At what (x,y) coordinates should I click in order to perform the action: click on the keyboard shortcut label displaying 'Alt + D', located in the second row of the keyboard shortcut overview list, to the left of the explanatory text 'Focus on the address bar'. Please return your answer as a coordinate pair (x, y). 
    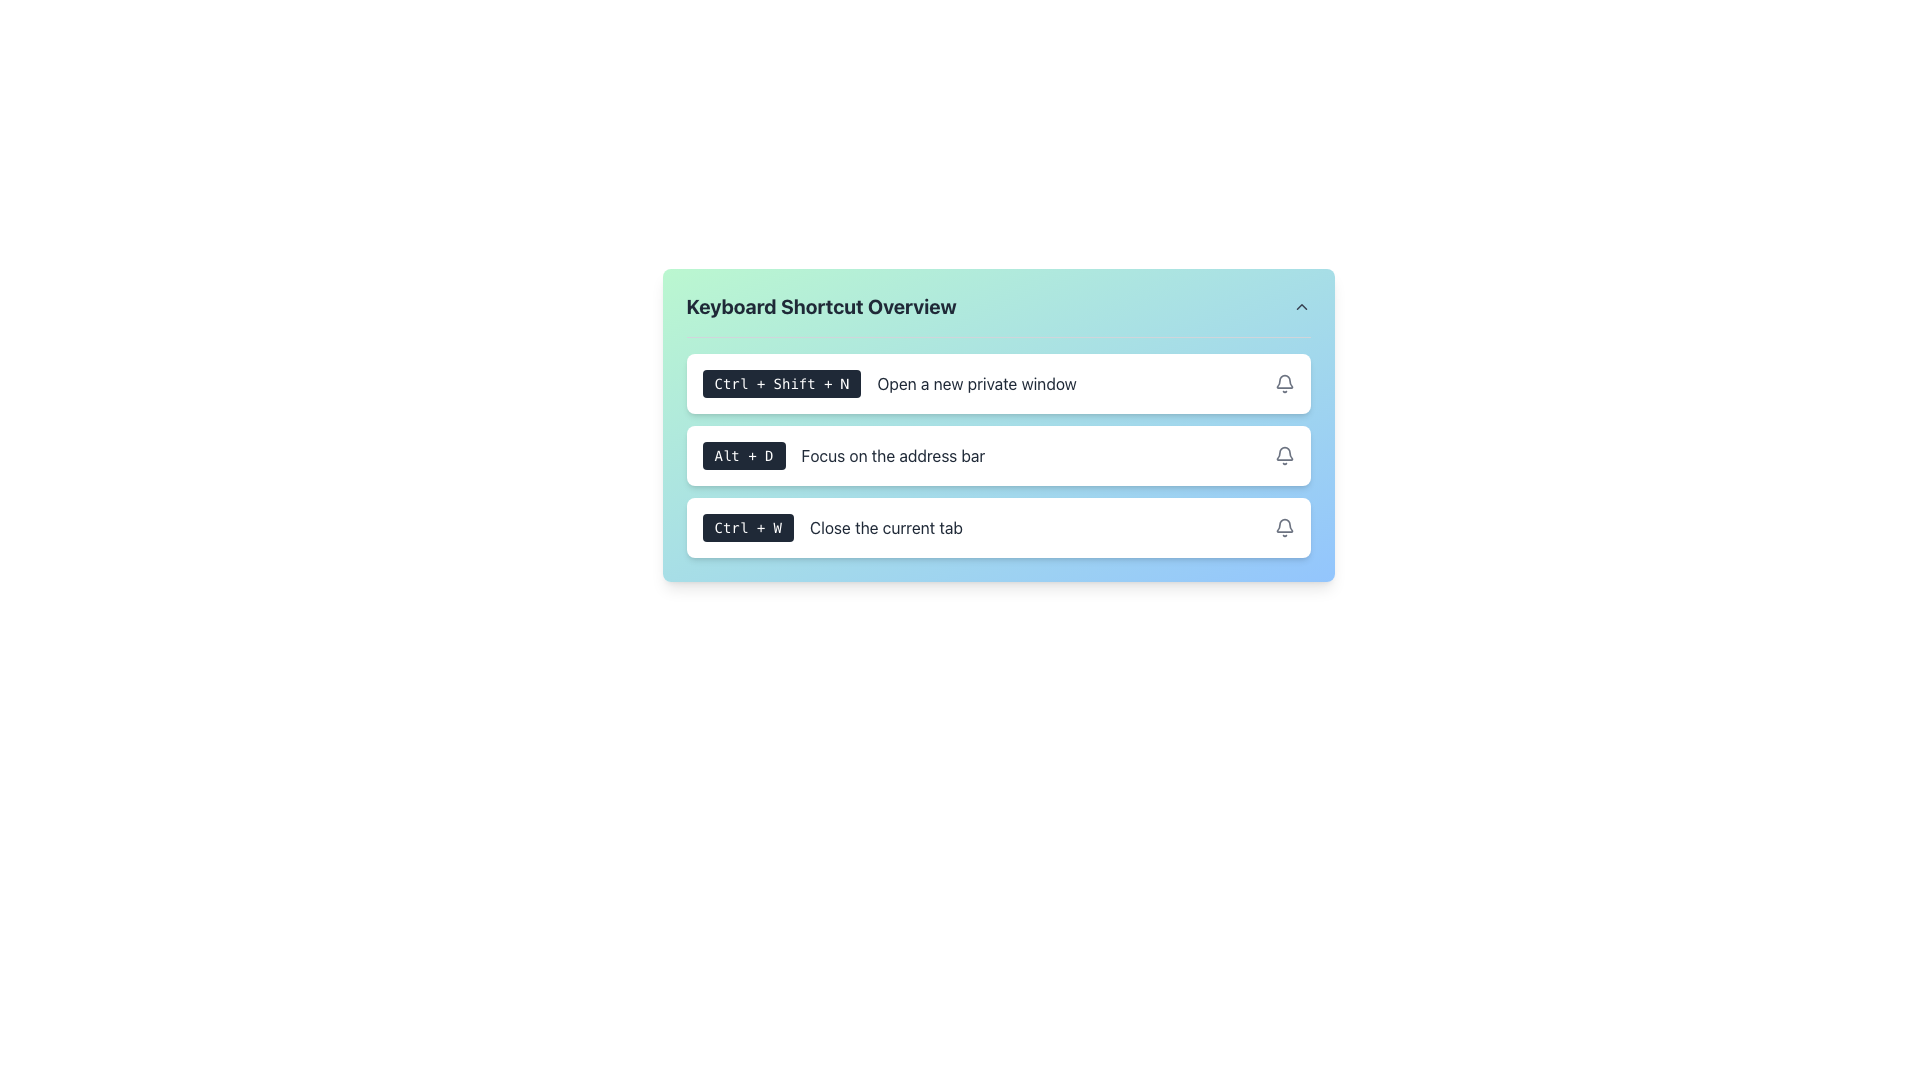
    Looking at the image, I should click on (743, 455).